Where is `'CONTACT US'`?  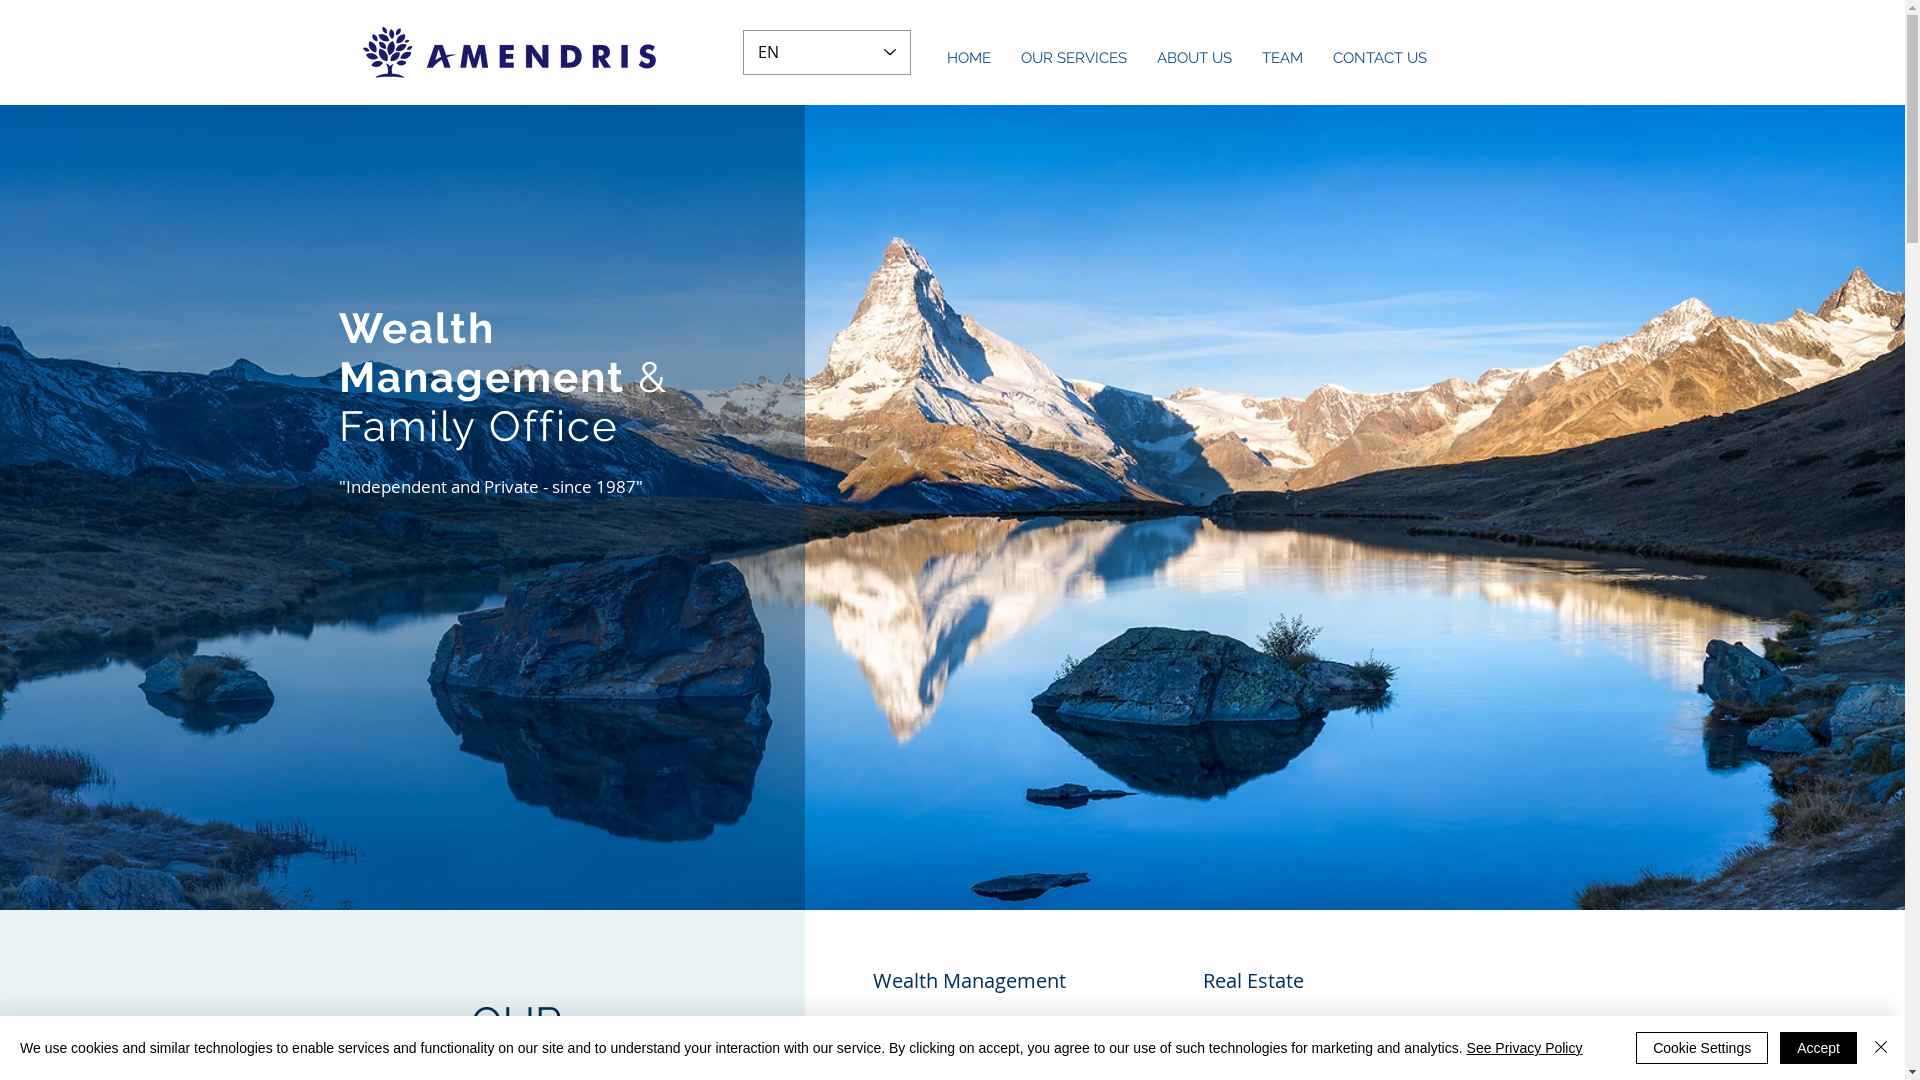
'CONTACT US' is located at coordinates (1379, 56).